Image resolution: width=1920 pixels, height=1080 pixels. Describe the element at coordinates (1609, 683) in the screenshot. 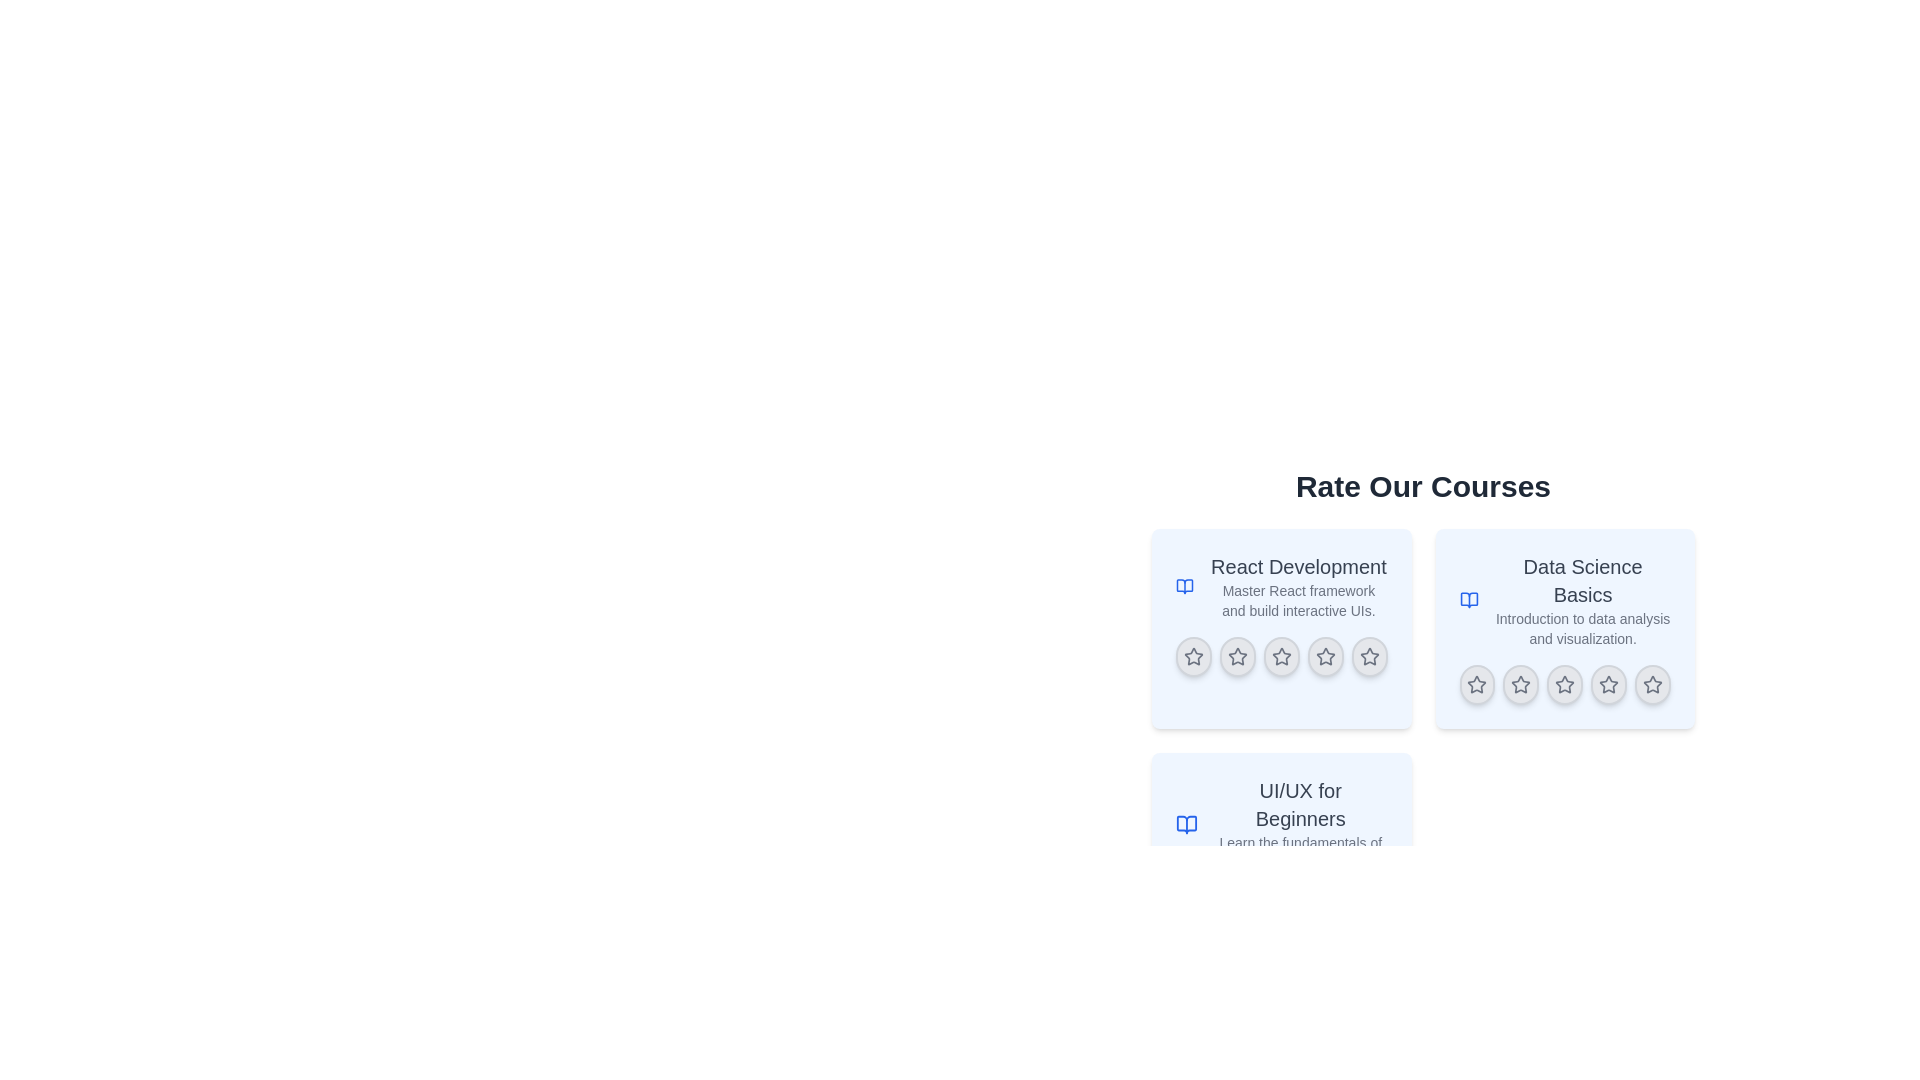

I see `the fourth rating star icon` at that location.